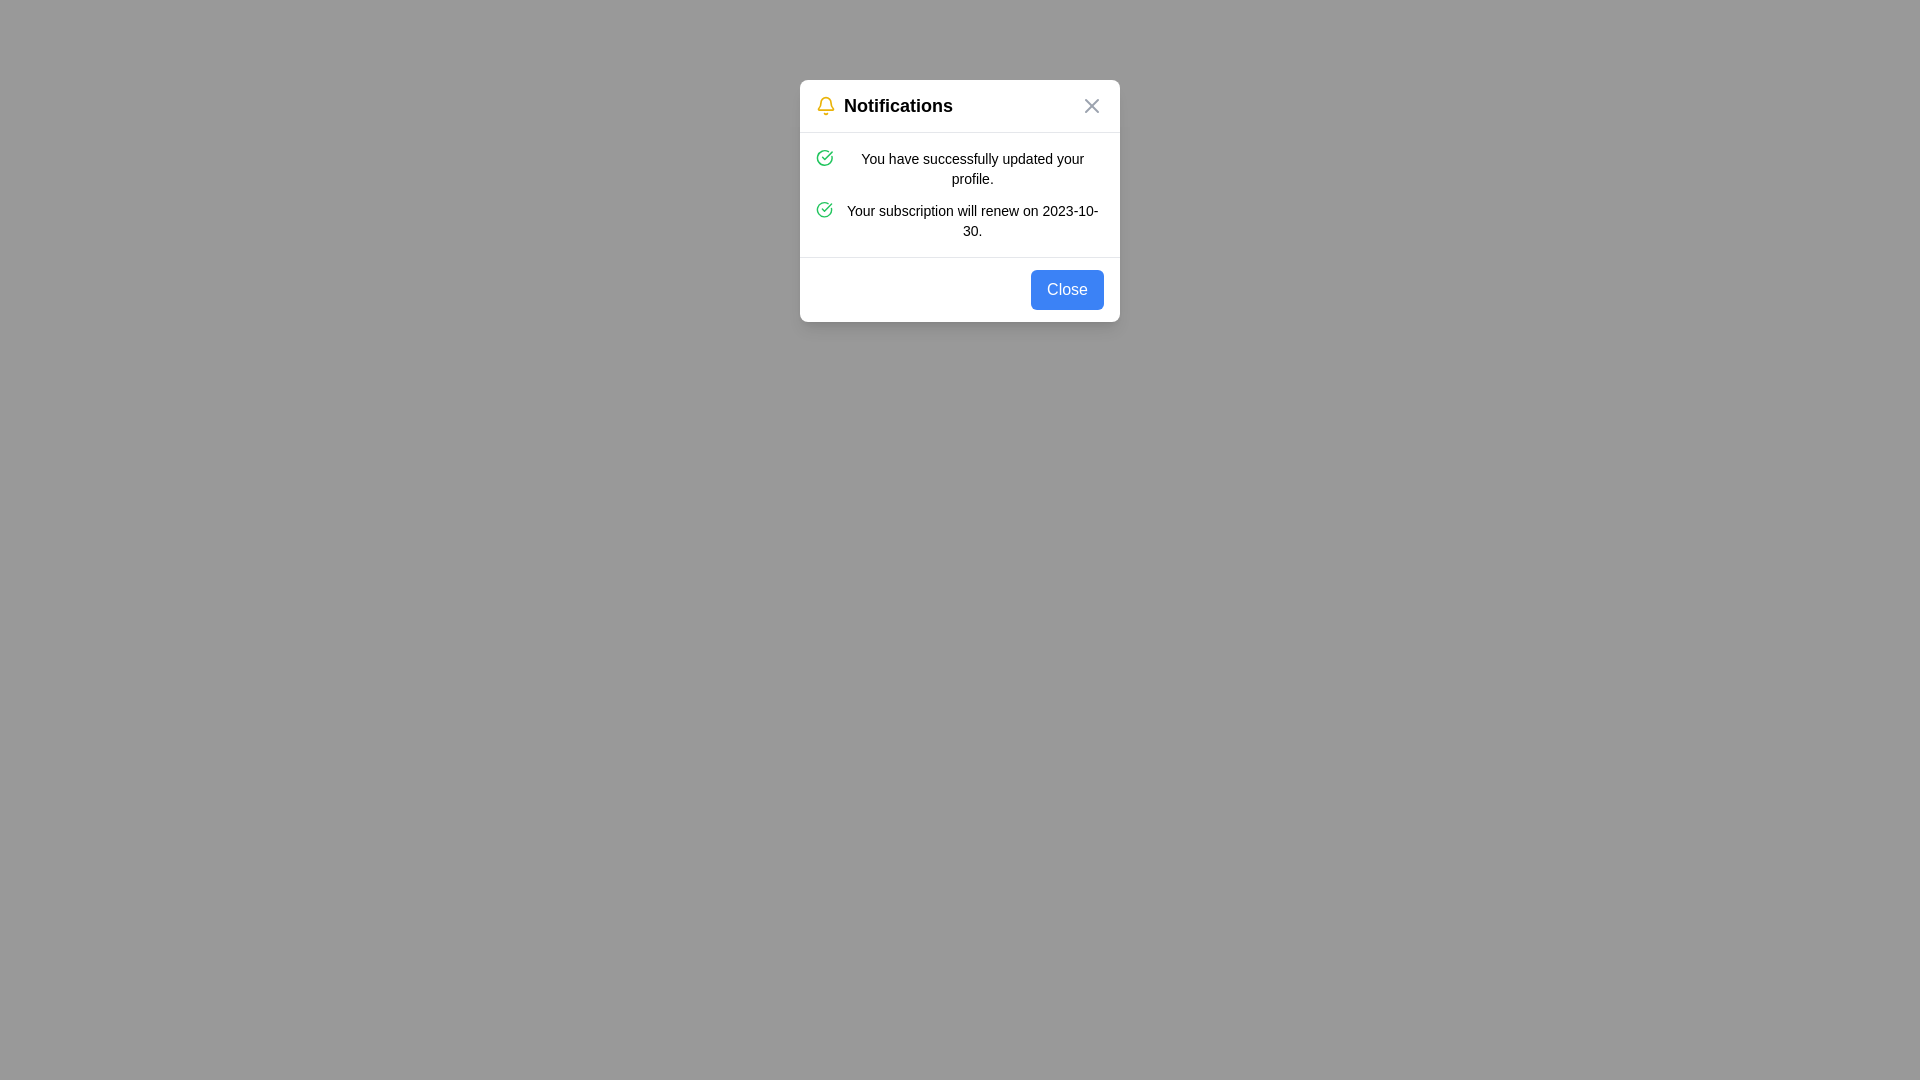 The width and height of the screenshot is (1920, 1080). Describe the element at coordinates (824, 209) in the screenshot. I see `the decorative checkmark icon within the SVG in the notification card that signifies confirmation for the profile update` at that location.